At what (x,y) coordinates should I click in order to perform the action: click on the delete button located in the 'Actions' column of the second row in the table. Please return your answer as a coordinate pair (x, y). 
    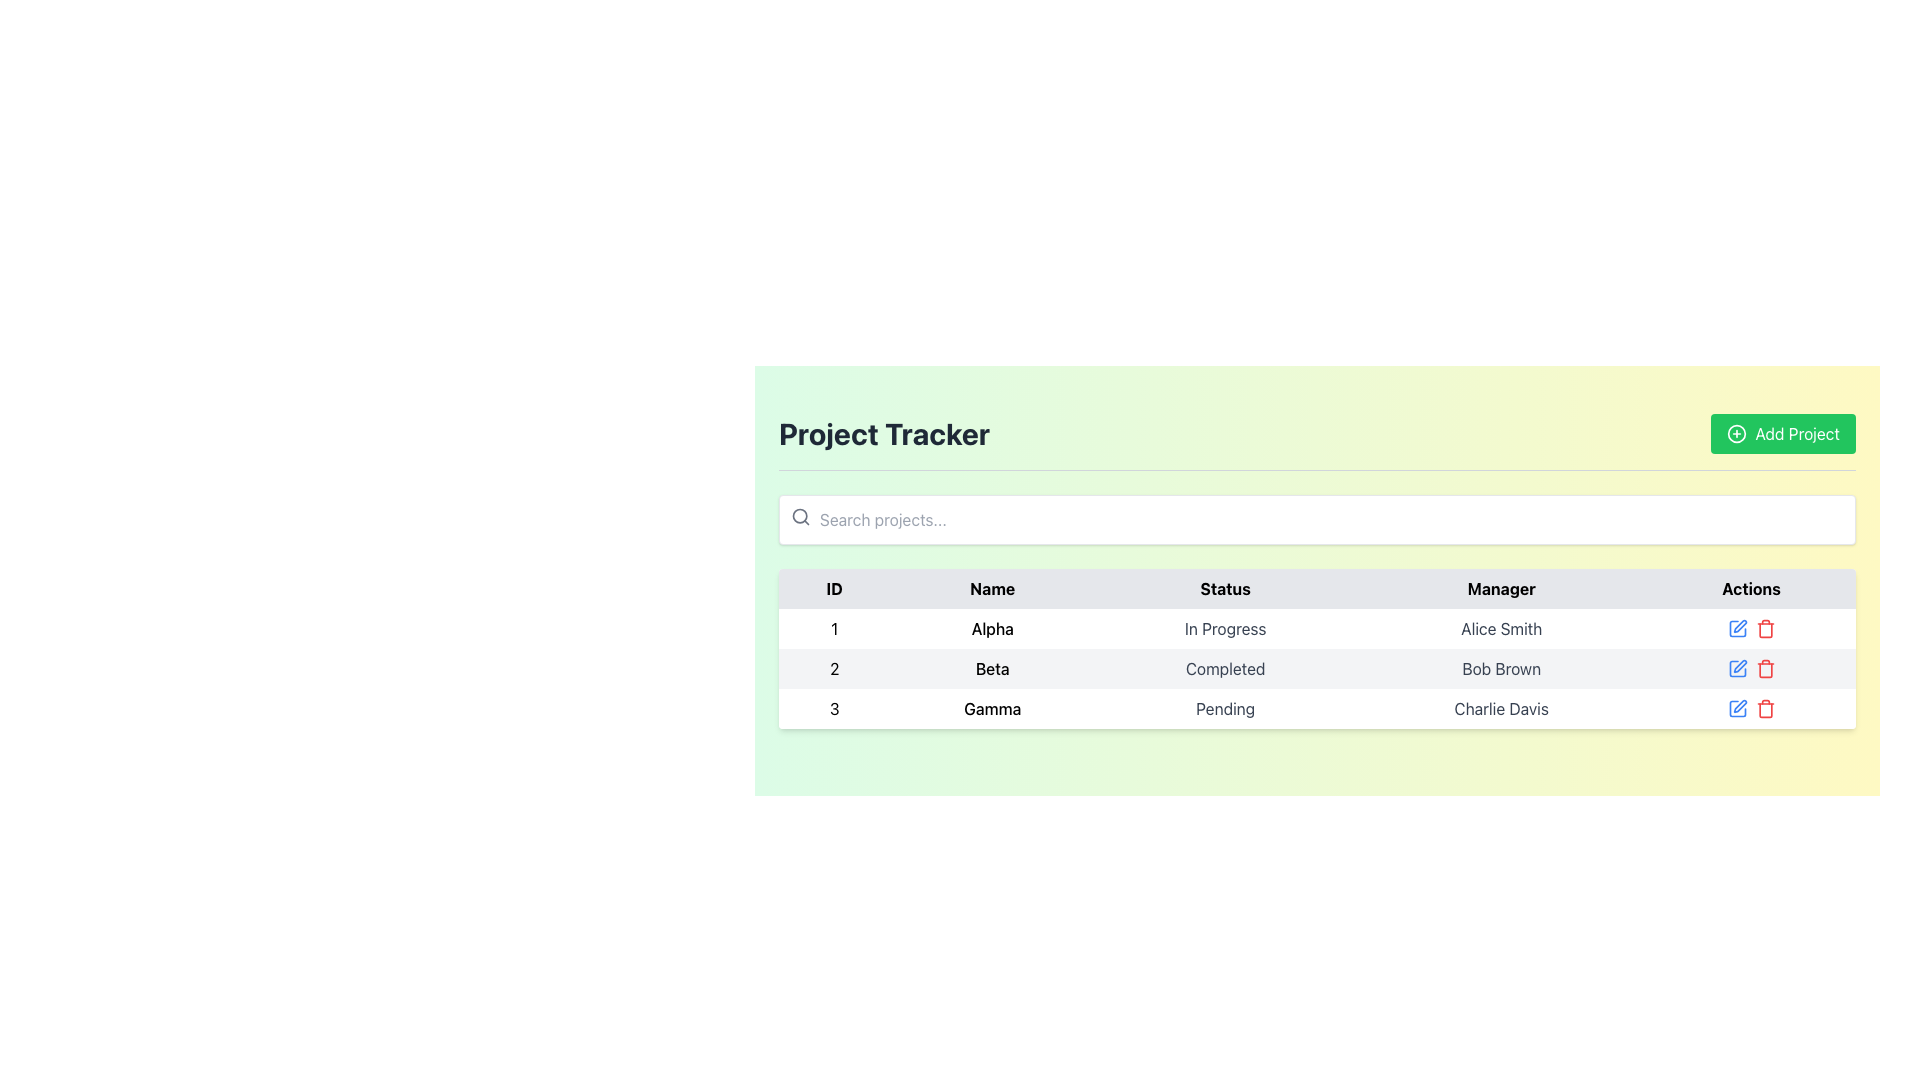
    Looking at the image, I should click on (1765, 668).